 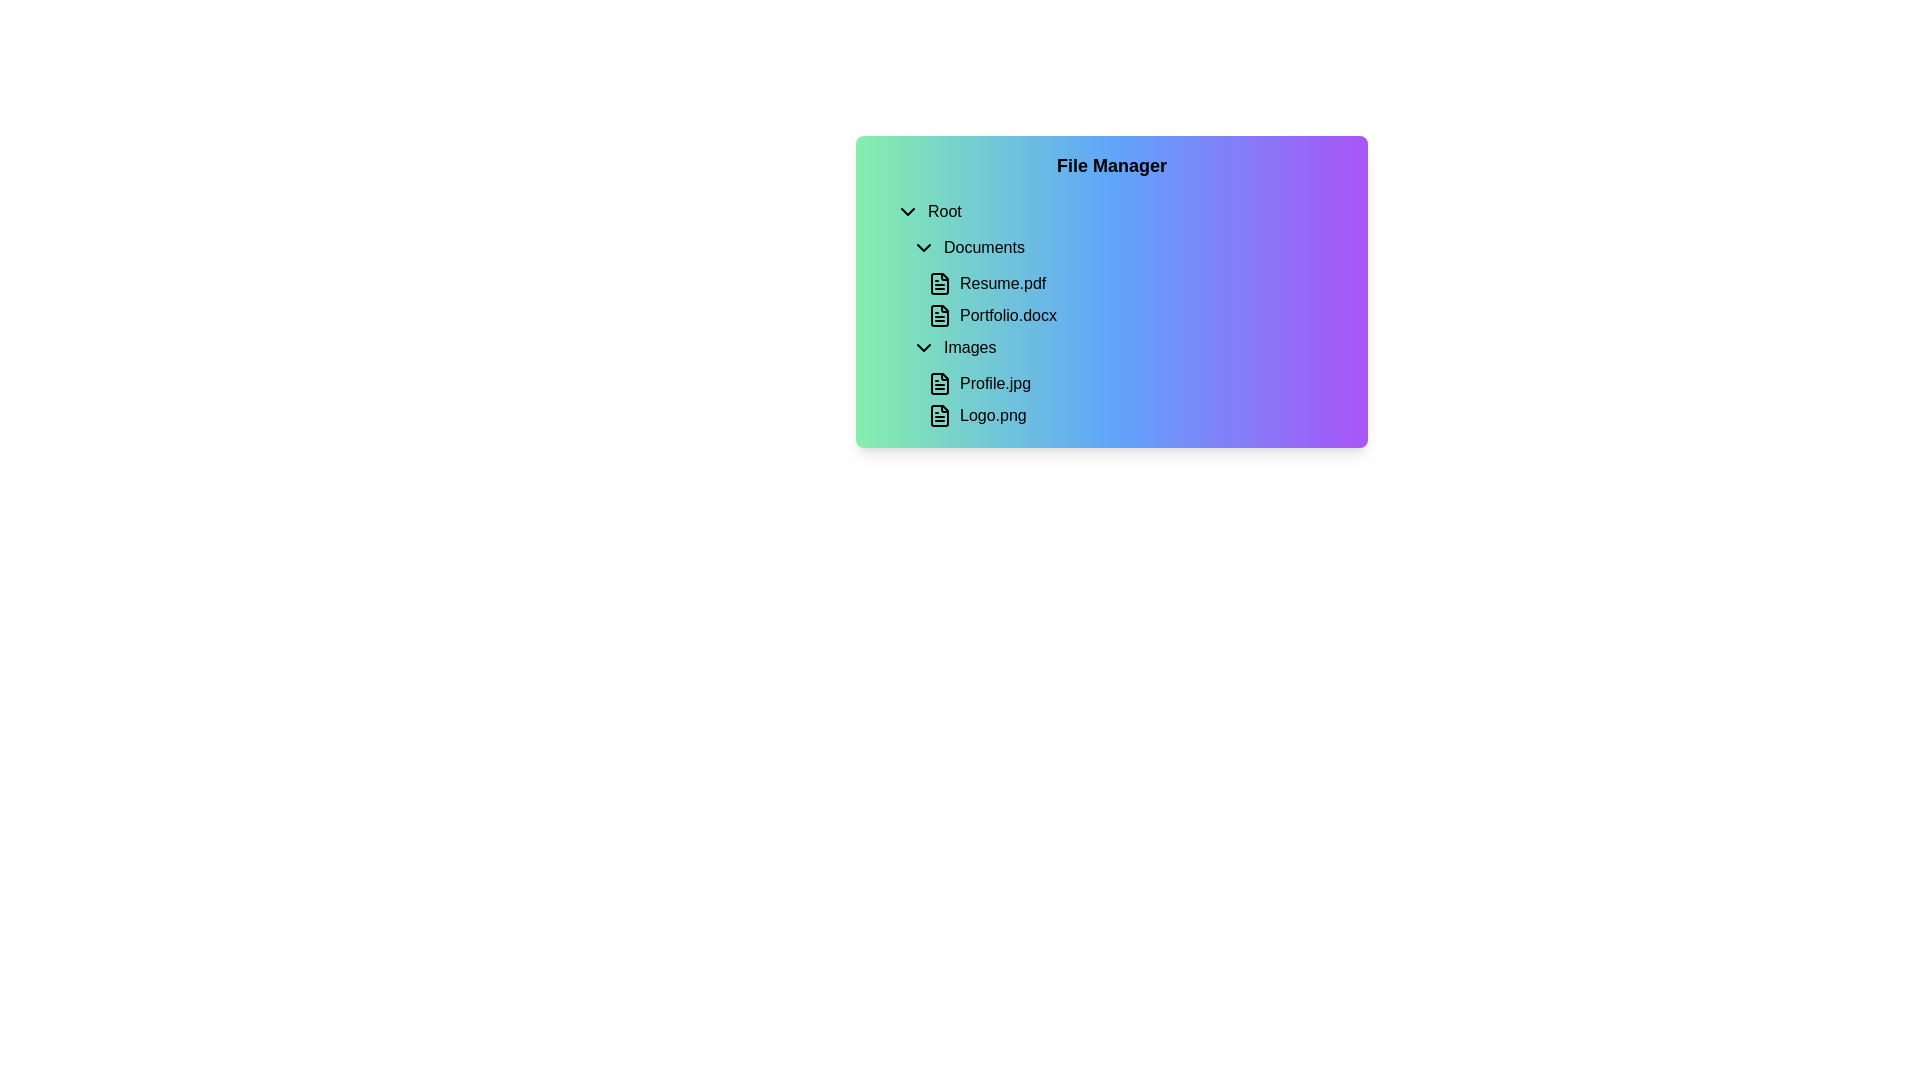 What do you see at coordinates (1136, 384) in the screenshot?
I see `the 'Profile.jpg' file entry item in the file manager` at bounding box center [1136, 384].